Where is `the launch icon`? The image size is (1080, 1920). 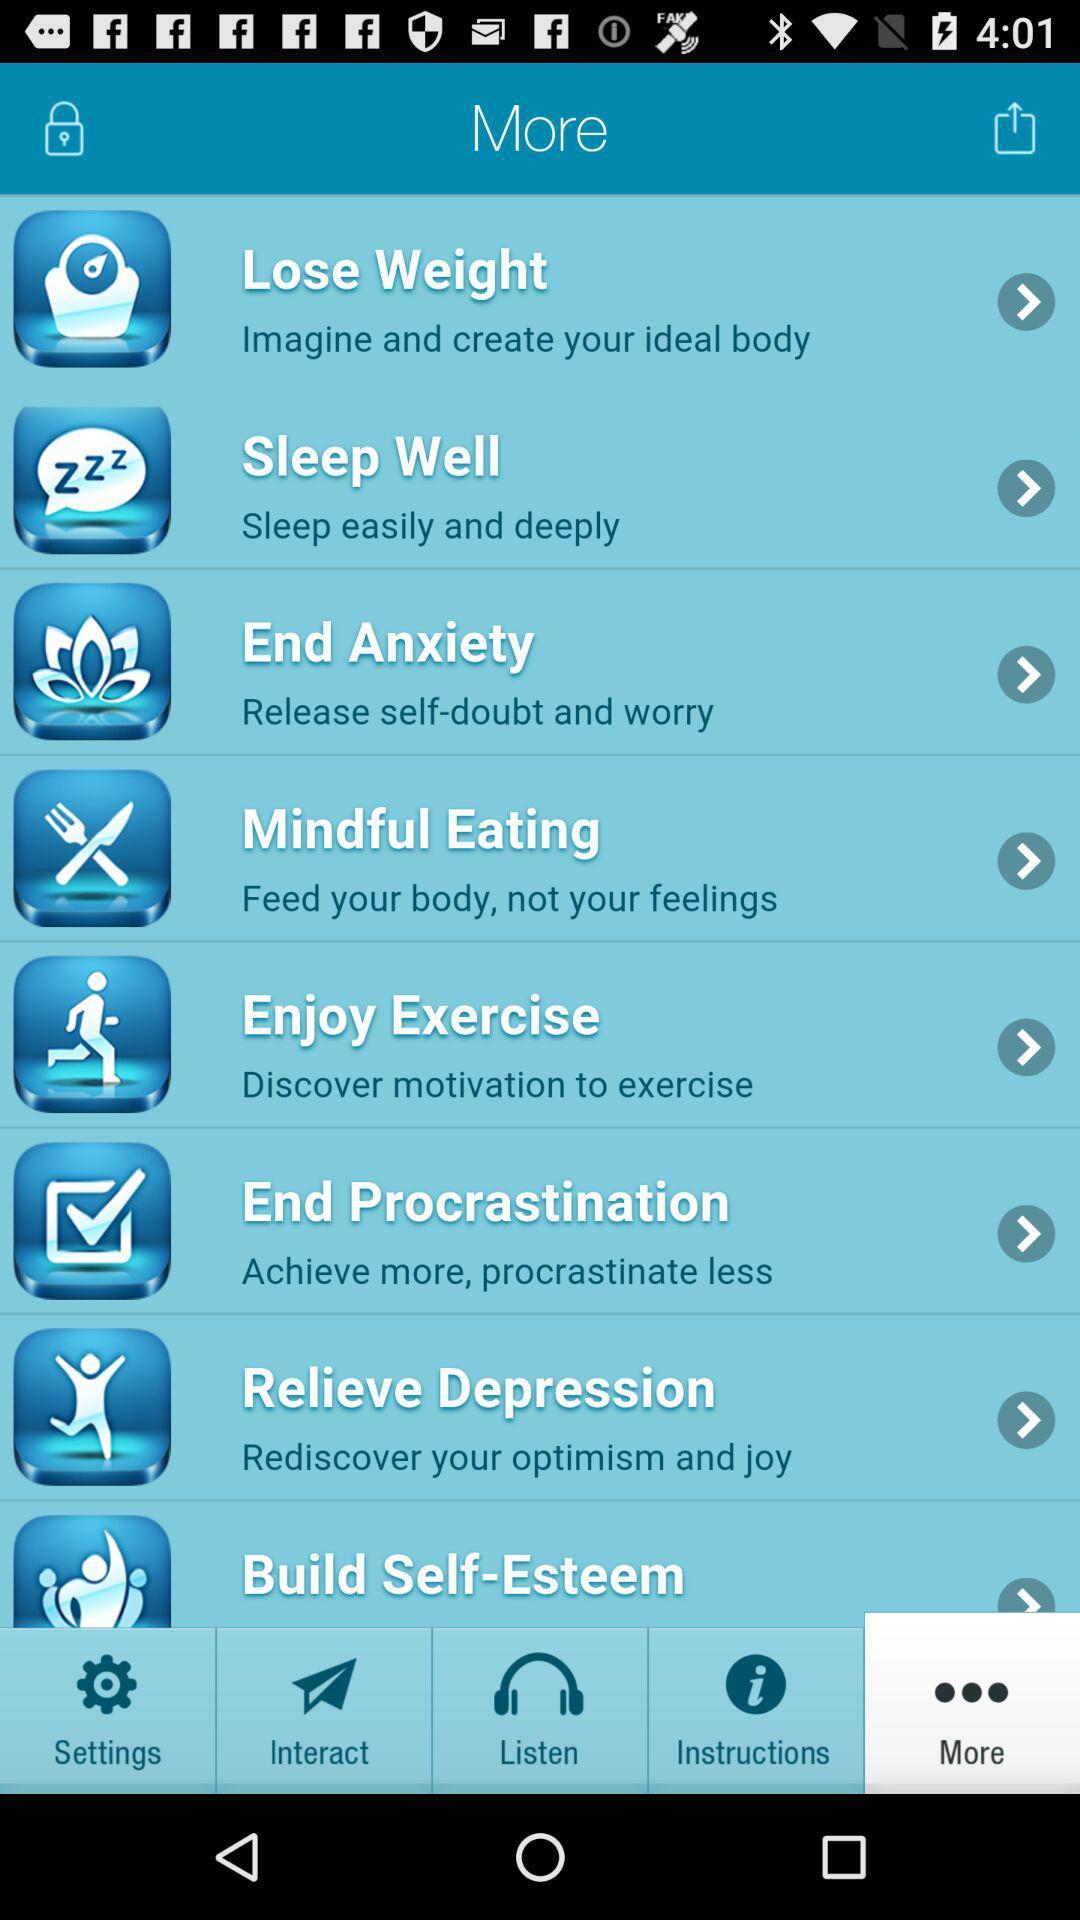
the launch icon is located at coordinates (1015, 136).